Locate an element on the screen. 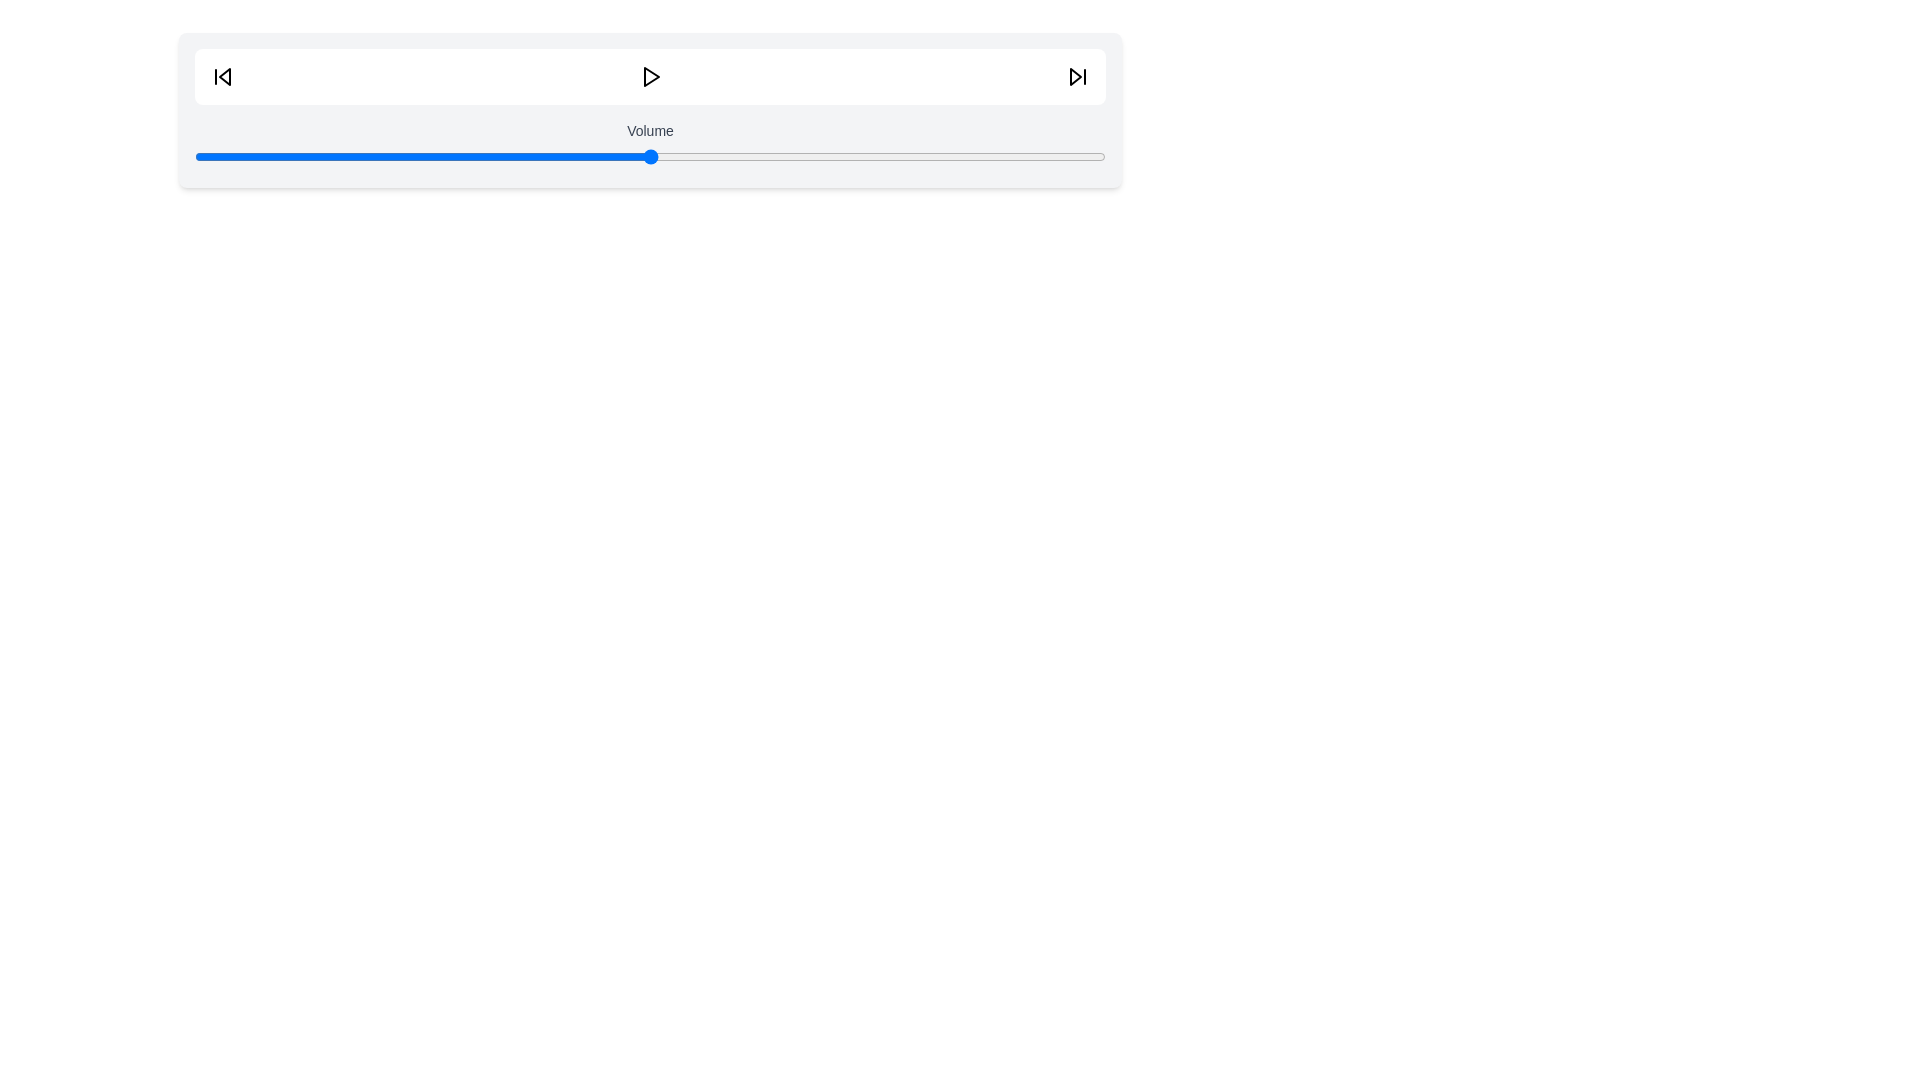 This screenshot has height=1080, width=1920. the skip-forward button located at the far right of the horizontal control bar to jump to the next item or segment is located at coordinates (1077, 76).